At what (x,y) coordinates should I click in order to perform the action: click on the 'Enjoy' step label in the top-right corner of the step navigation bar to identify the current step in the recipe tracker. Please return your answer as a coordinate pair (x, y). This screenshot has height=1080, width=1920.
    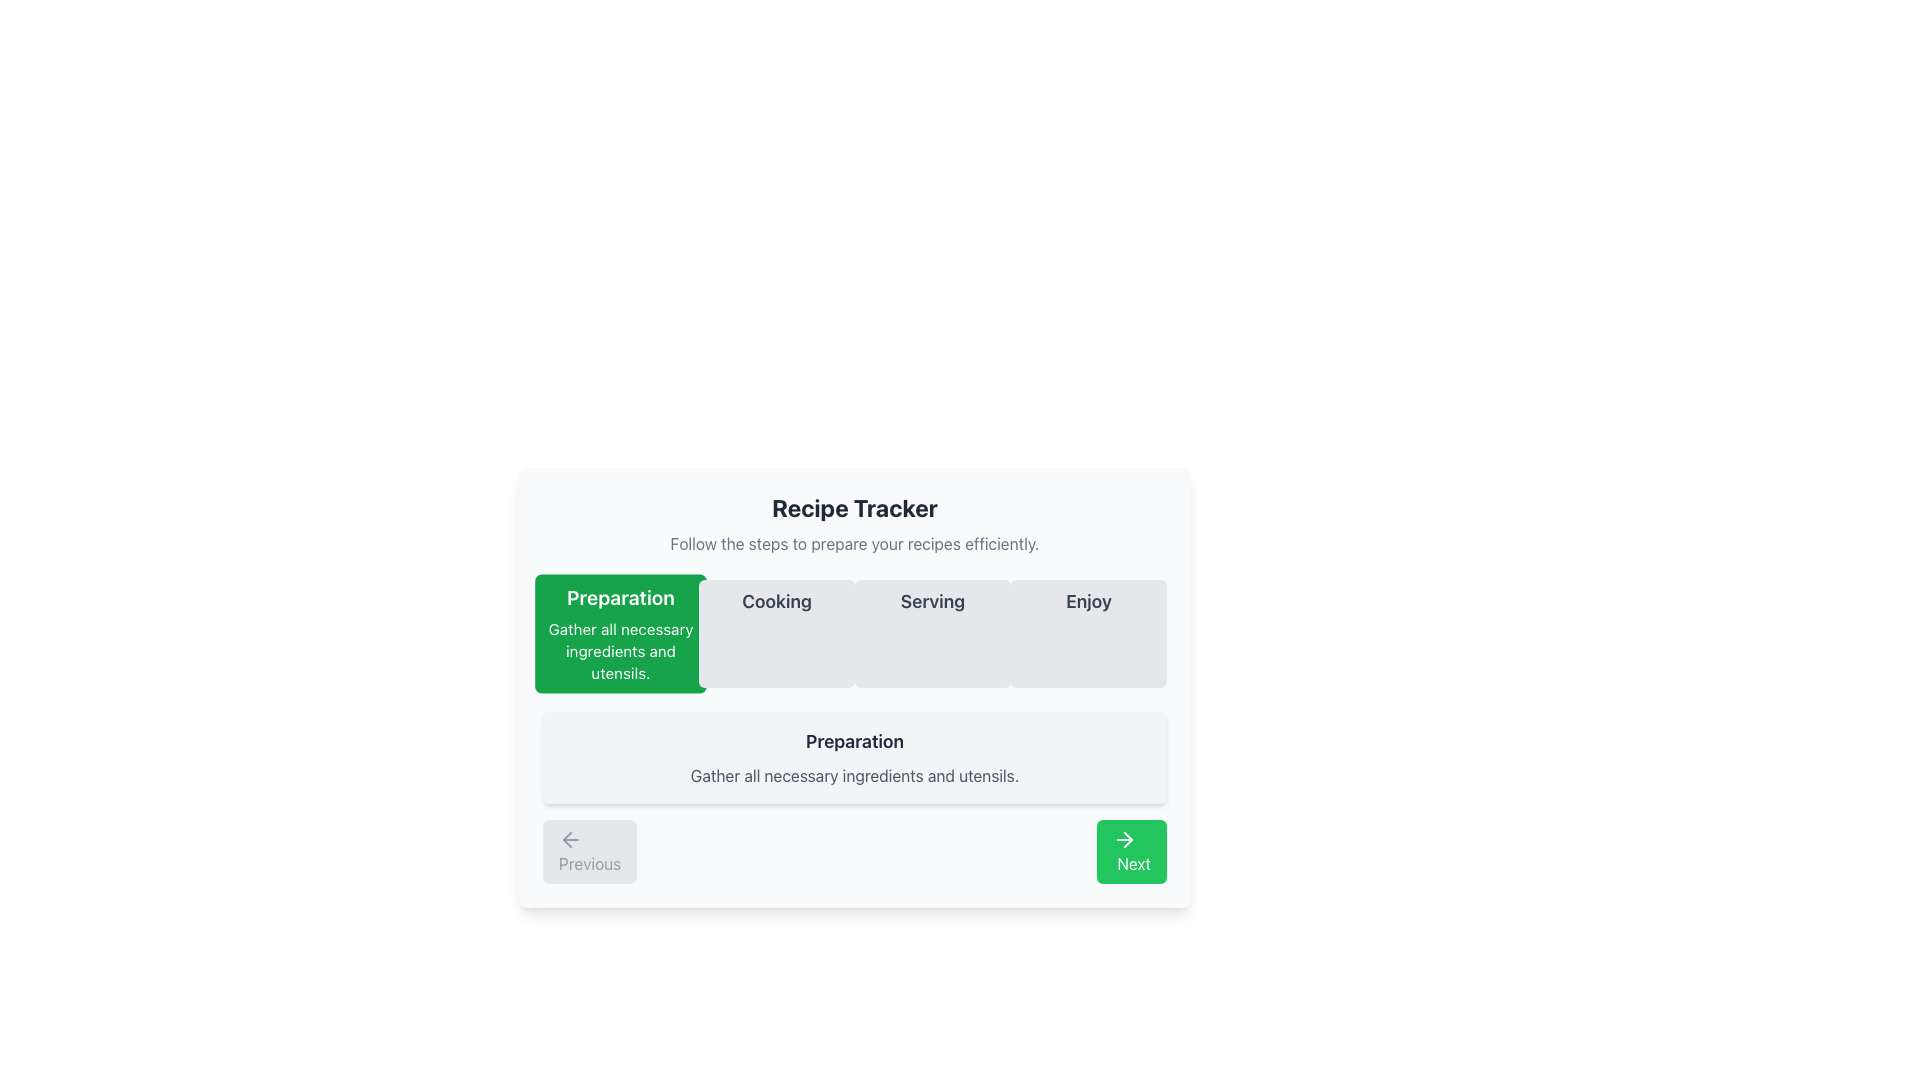
    Looking at the image, I should click on (1088, 600).